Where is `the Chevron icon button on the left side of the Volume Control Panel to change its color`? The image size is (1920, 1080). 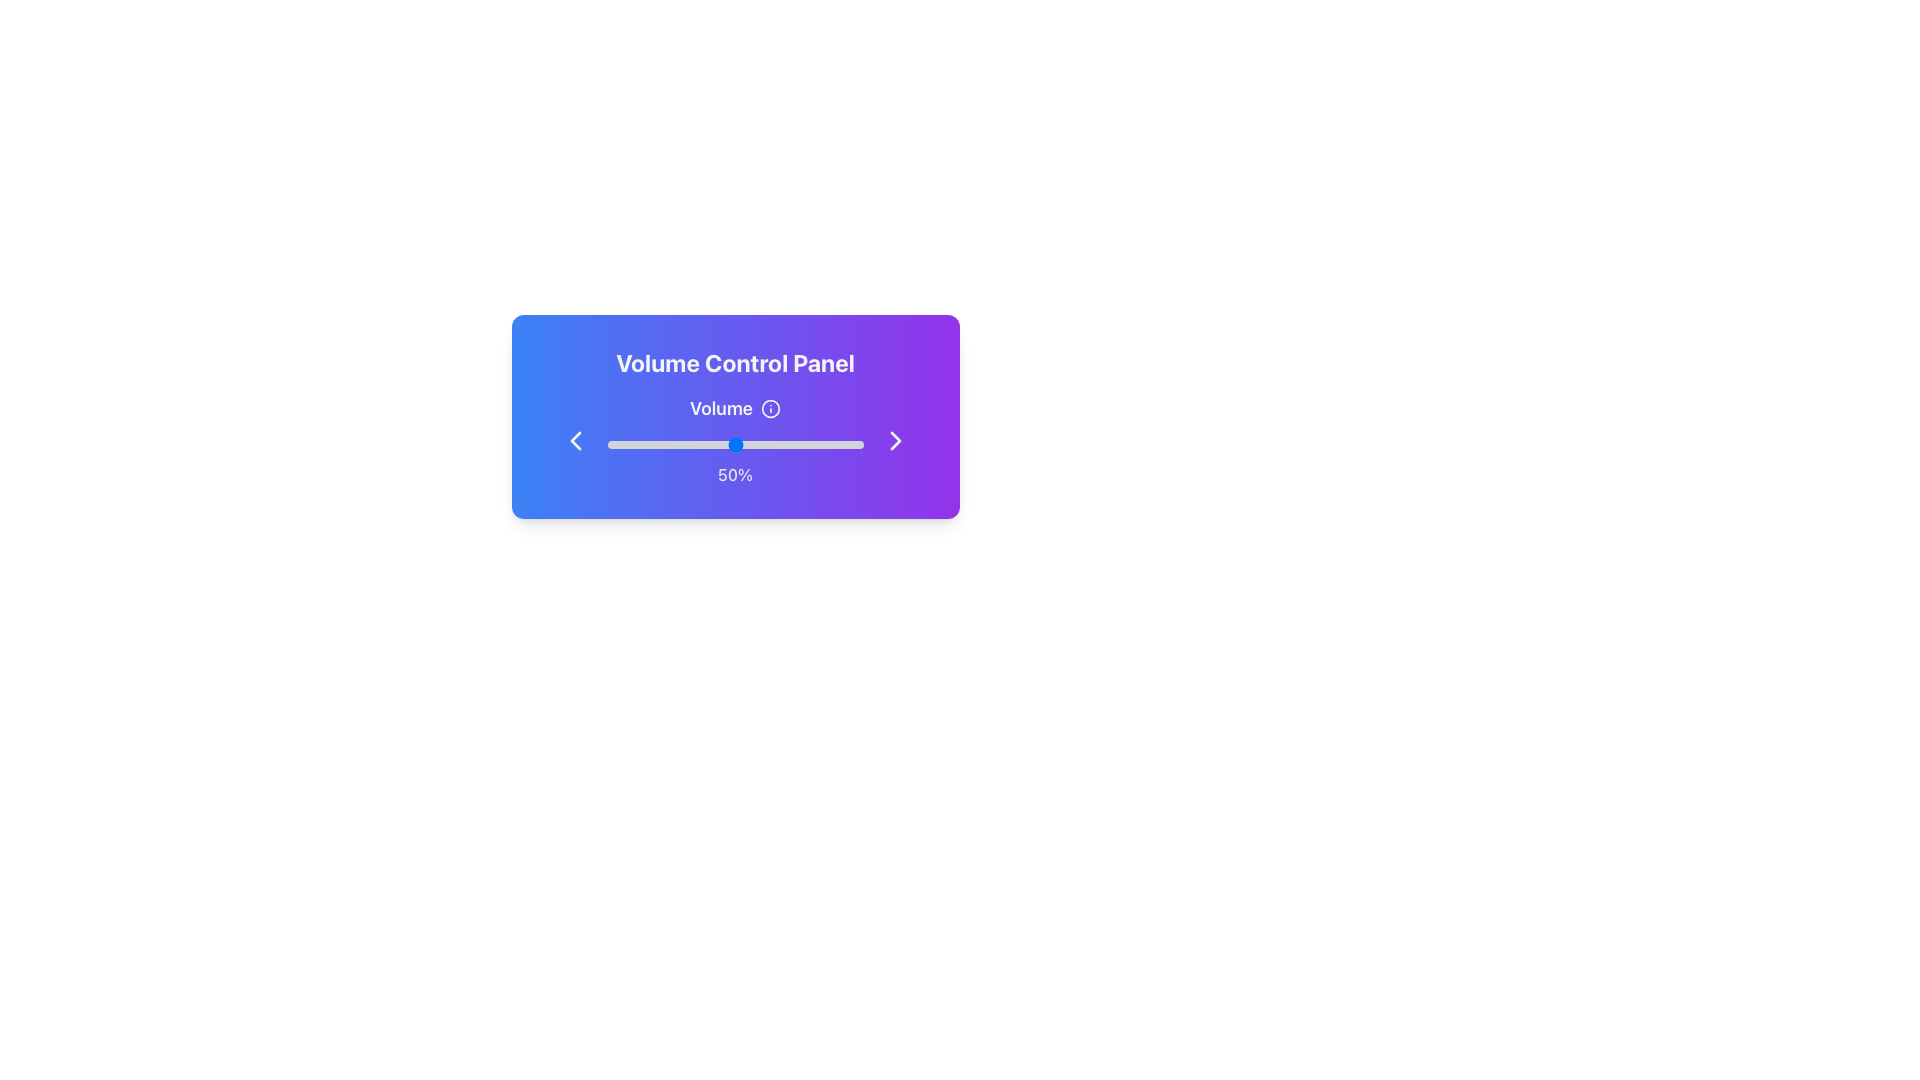 the Chevron icon button on the left side of the Volume Control Panel to change its color is located at coordinates (574, 439).